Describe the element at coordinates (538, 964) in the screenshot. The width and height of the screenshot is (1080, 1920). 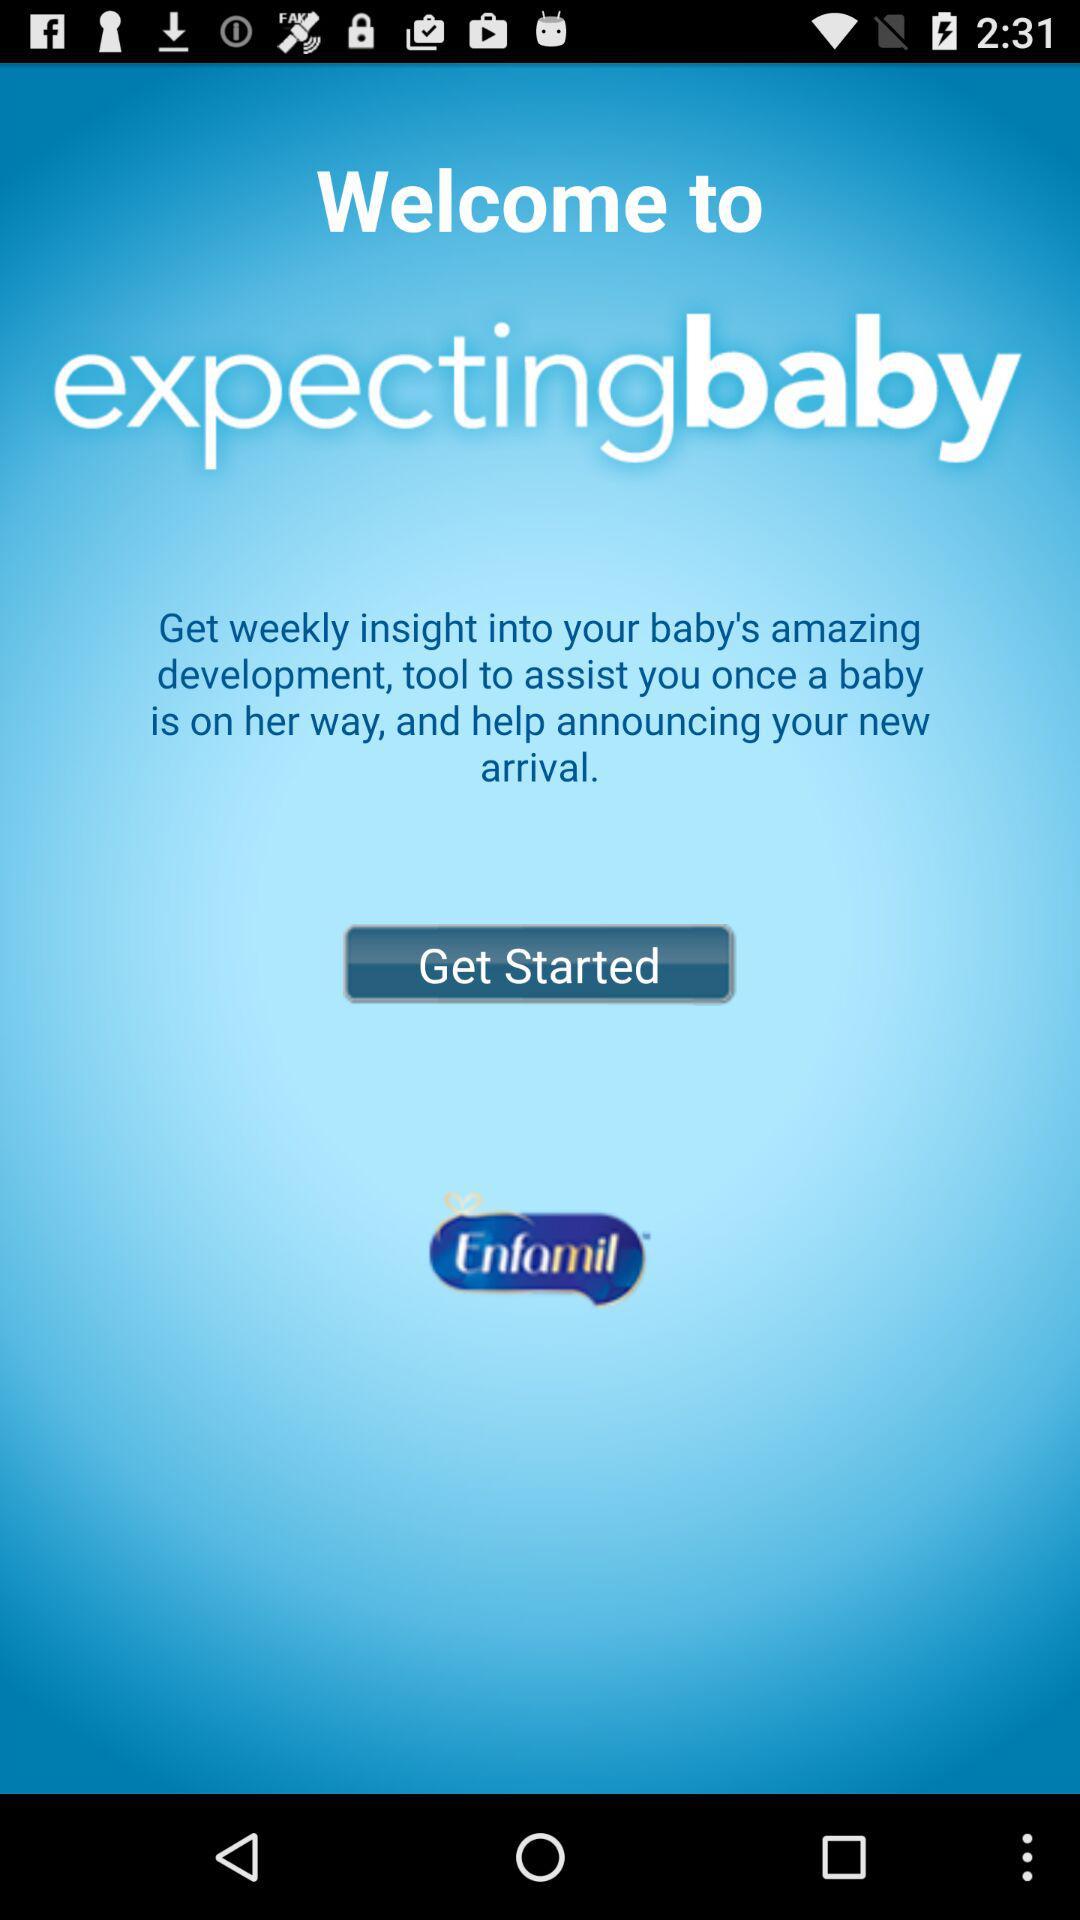
I see `get started item` at that location.